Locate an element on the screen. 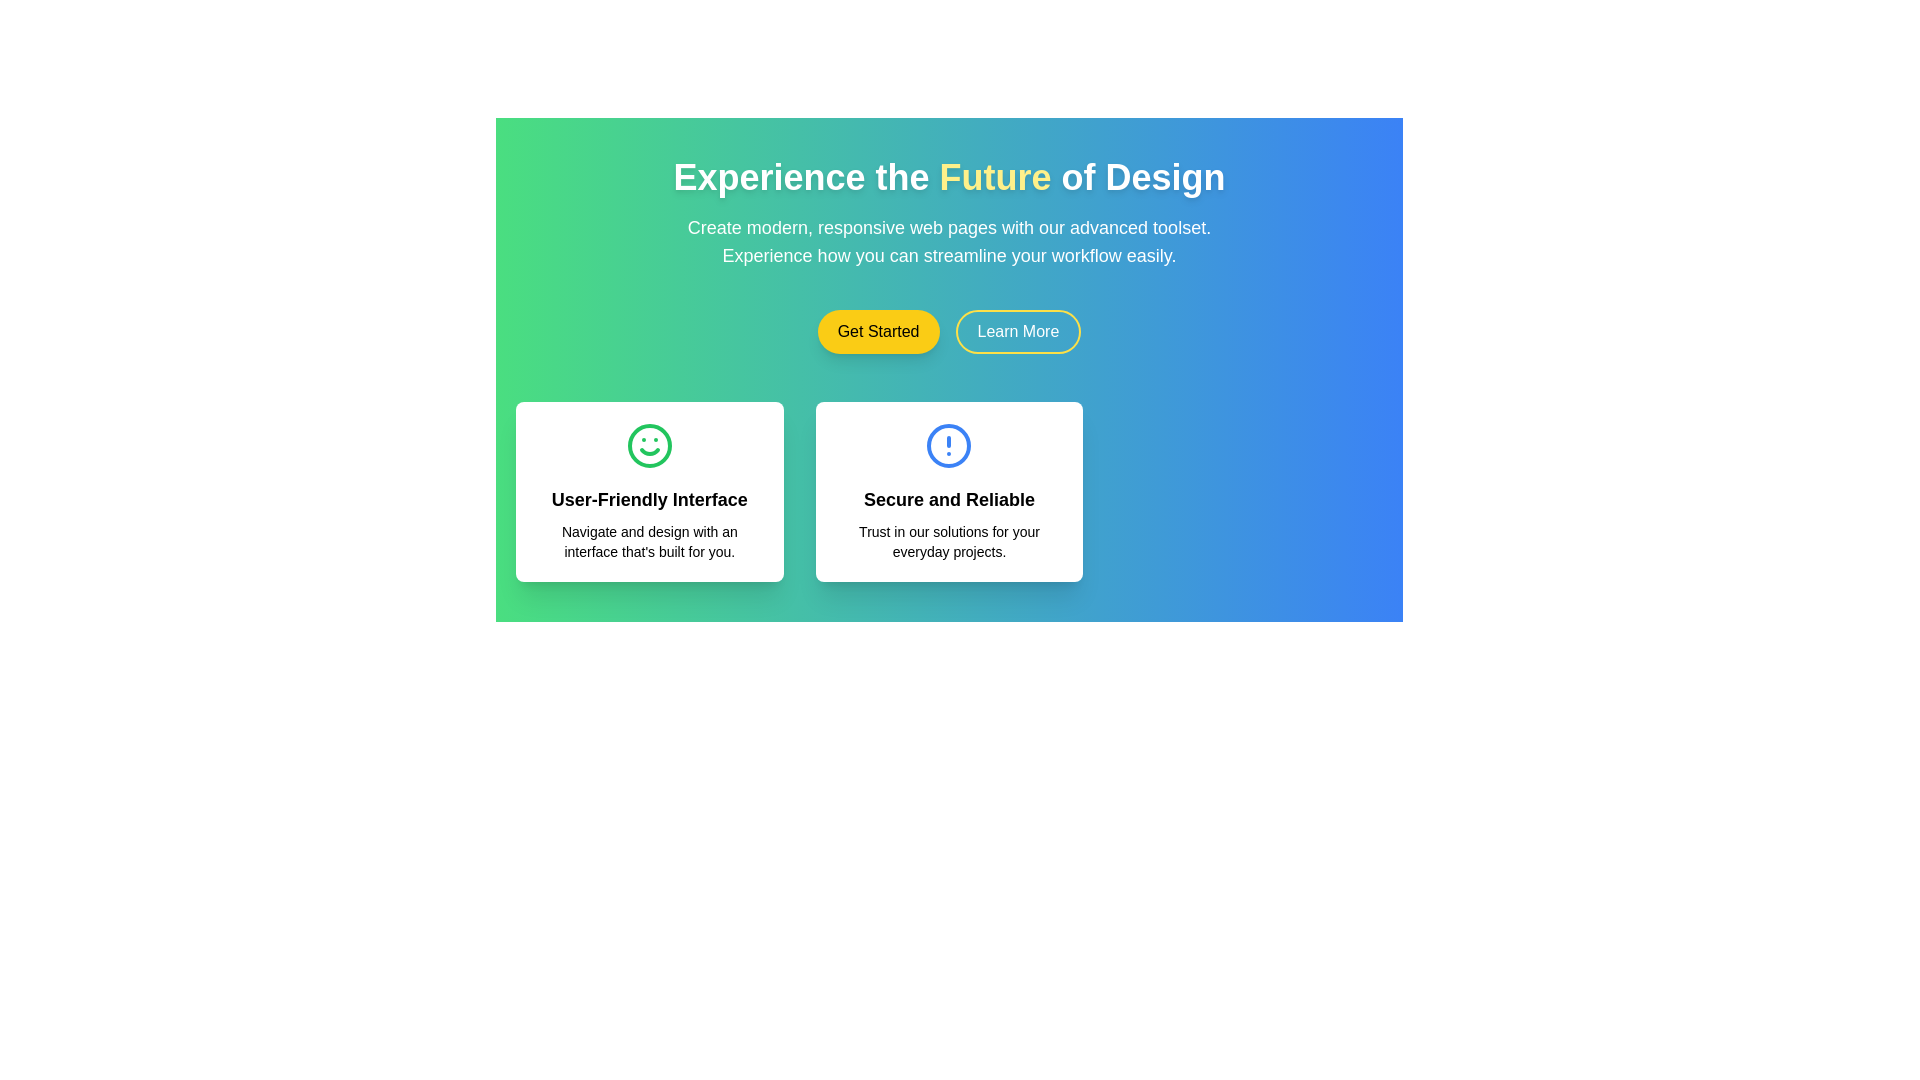  the 'Learn More' pill-shaped button with a yellow border is located at coordinates (1018, 330).